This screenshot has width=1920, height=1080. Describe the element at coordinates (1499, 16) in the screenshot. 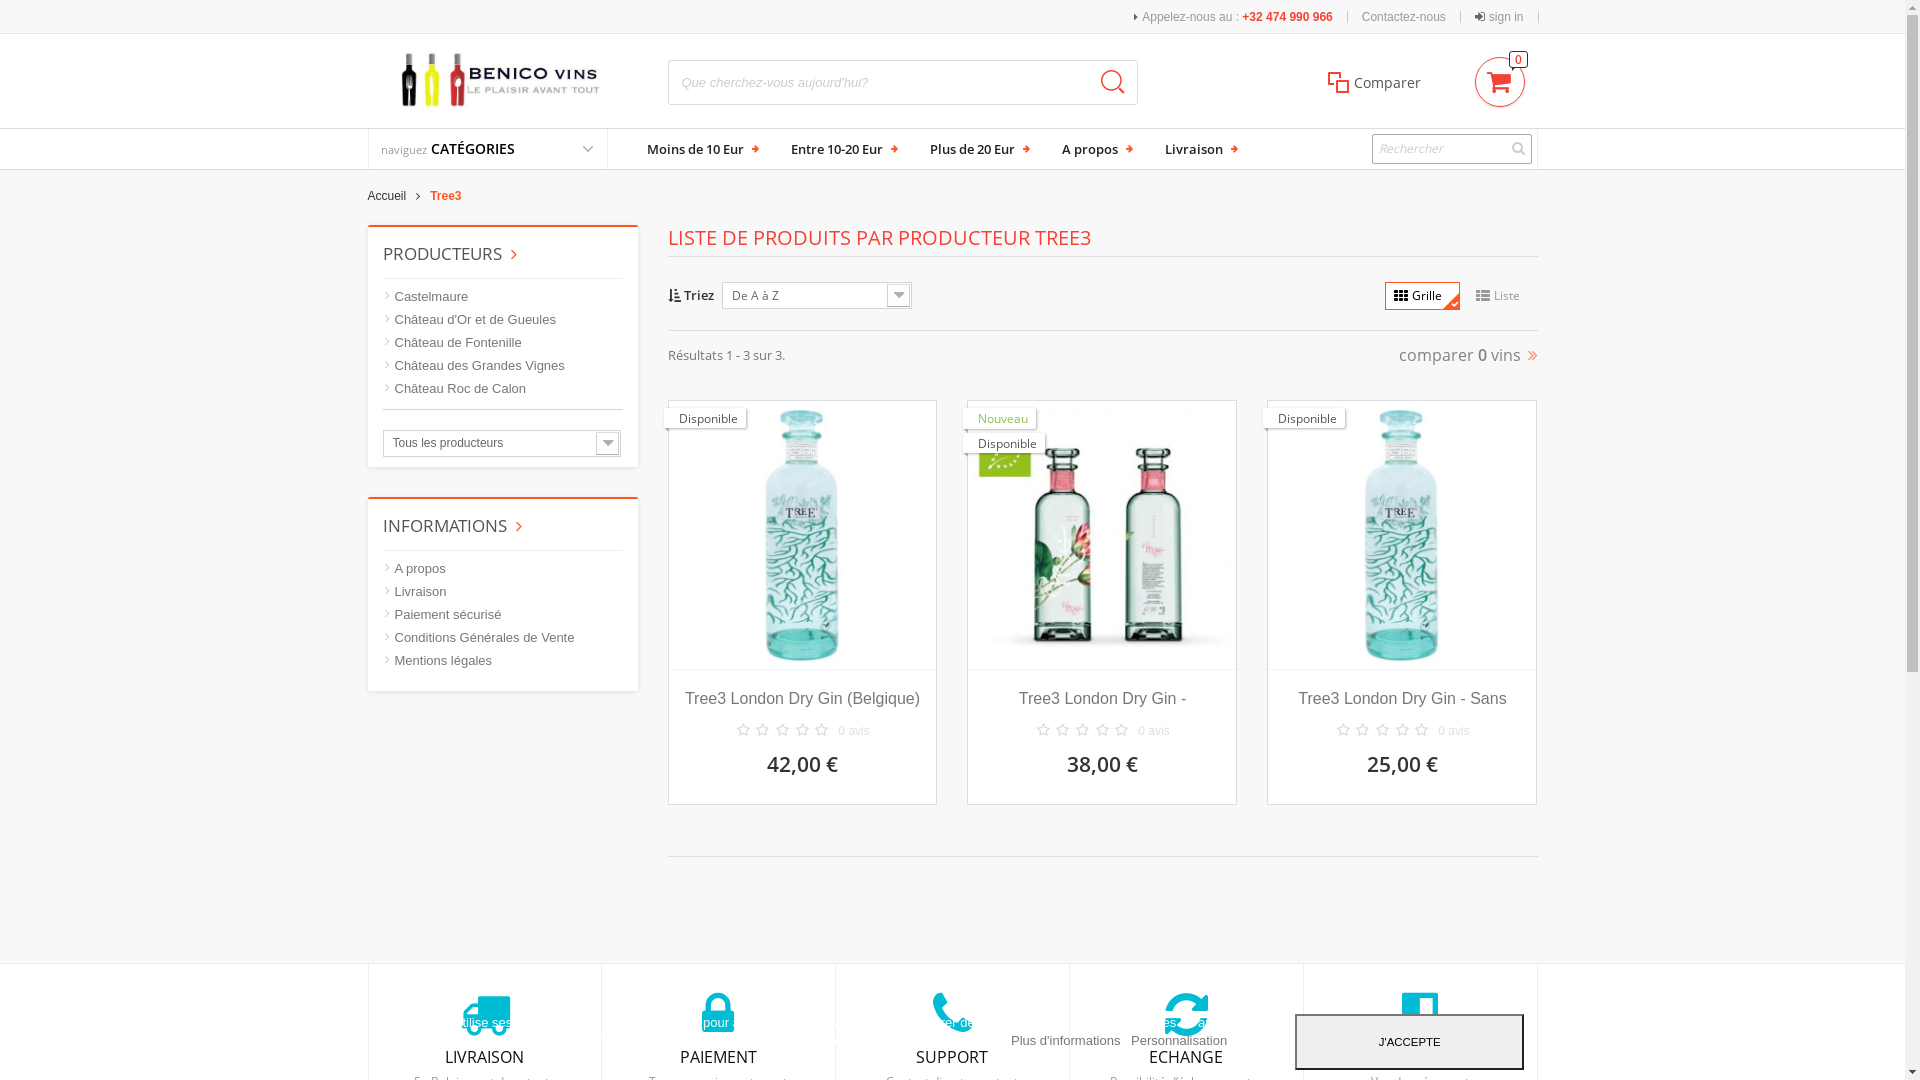

I see `'sign in'` at that location.